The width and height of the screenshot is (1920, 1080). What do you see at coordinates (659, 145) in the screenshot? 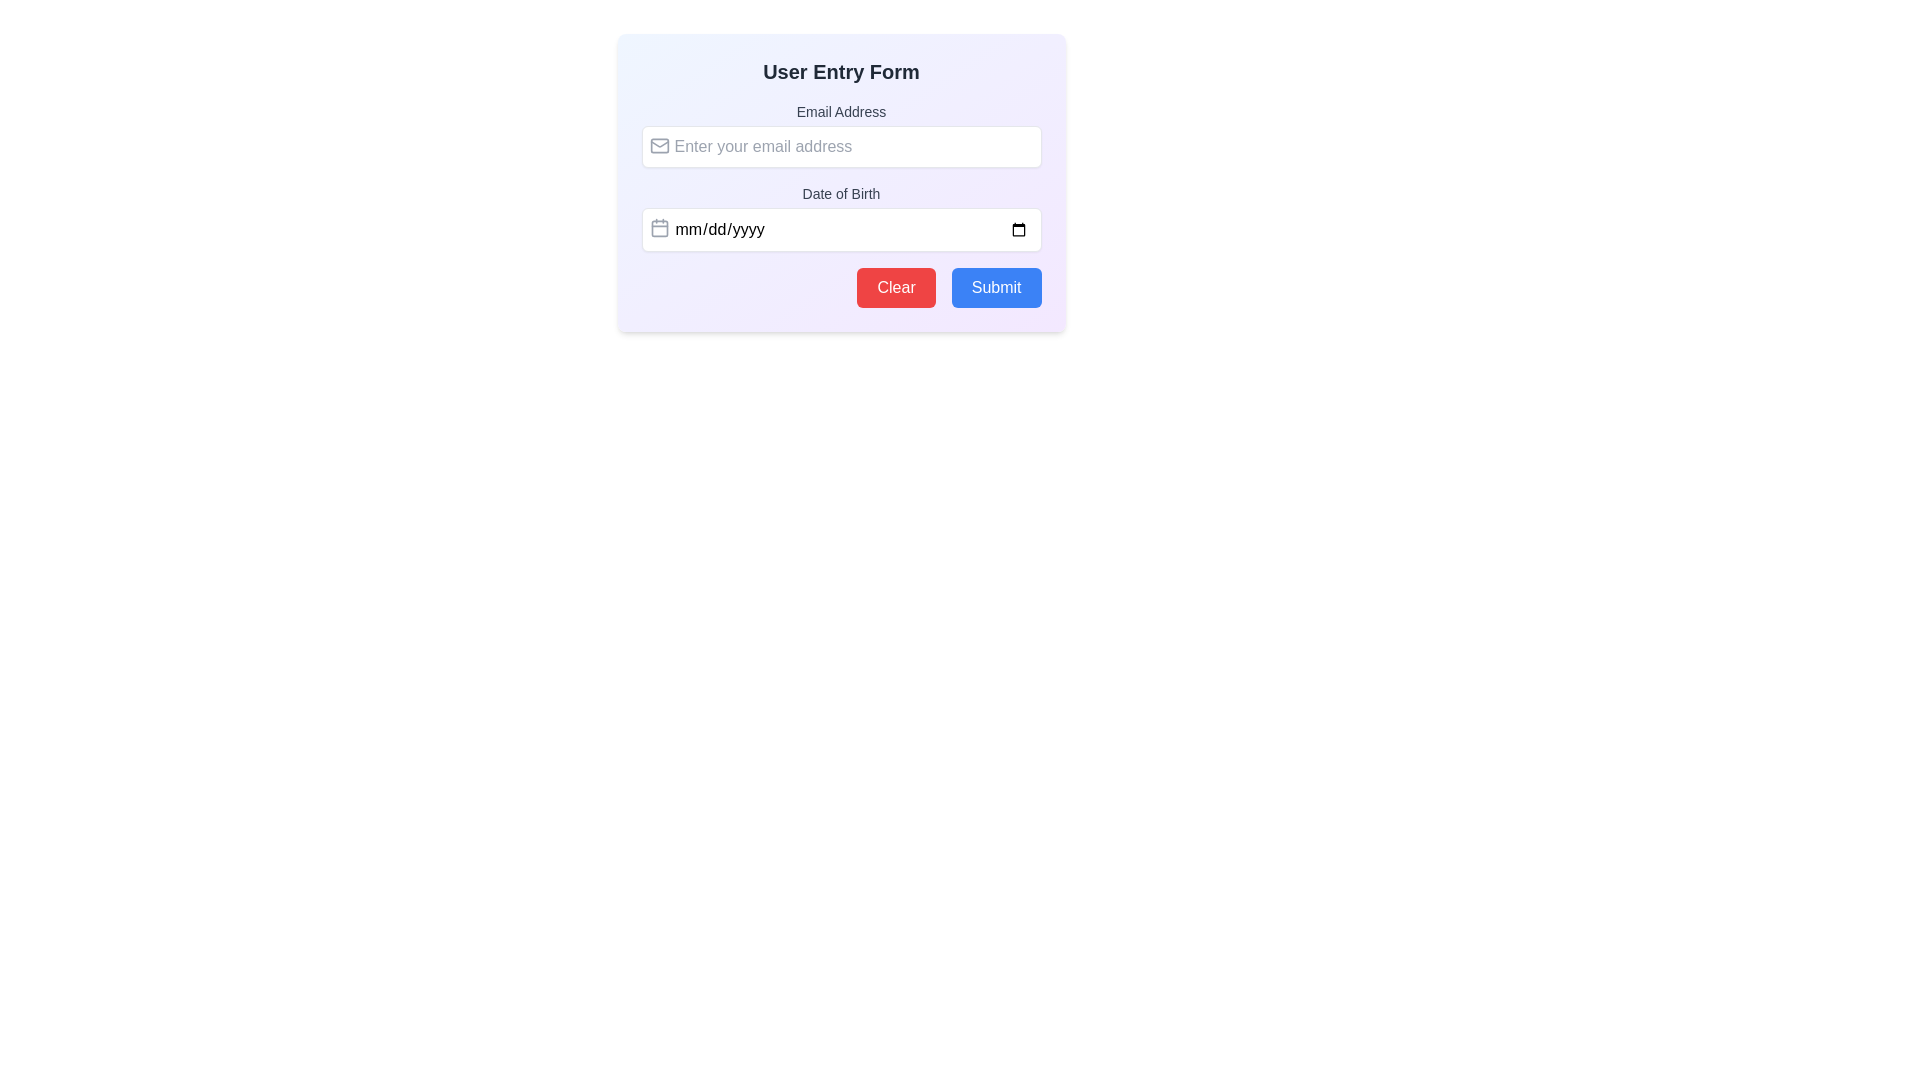
I see `the email input field indicator icon, which is positioned to the left of the email input area` at bounding box center [659, 145].